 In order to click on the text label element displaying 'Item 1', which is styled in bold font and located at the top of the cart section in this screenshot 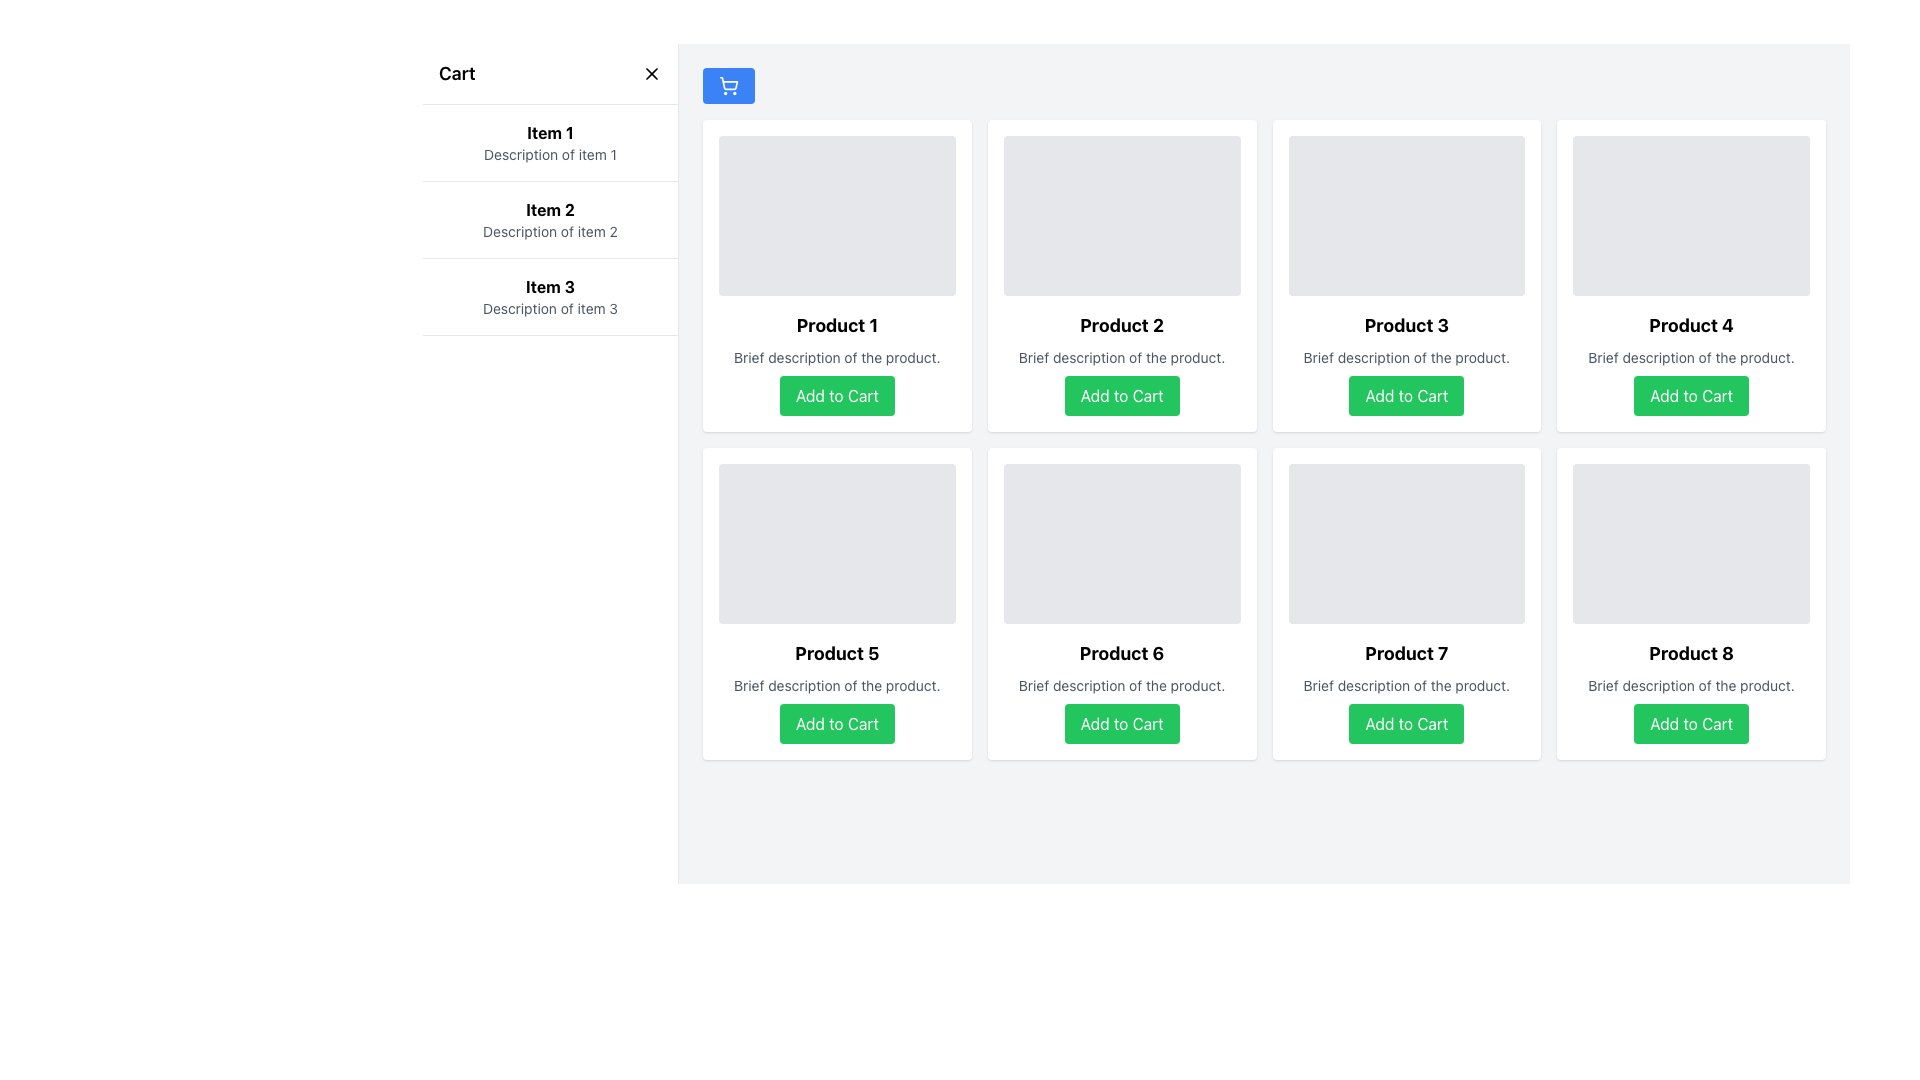, I will do `click(550, 132)`.